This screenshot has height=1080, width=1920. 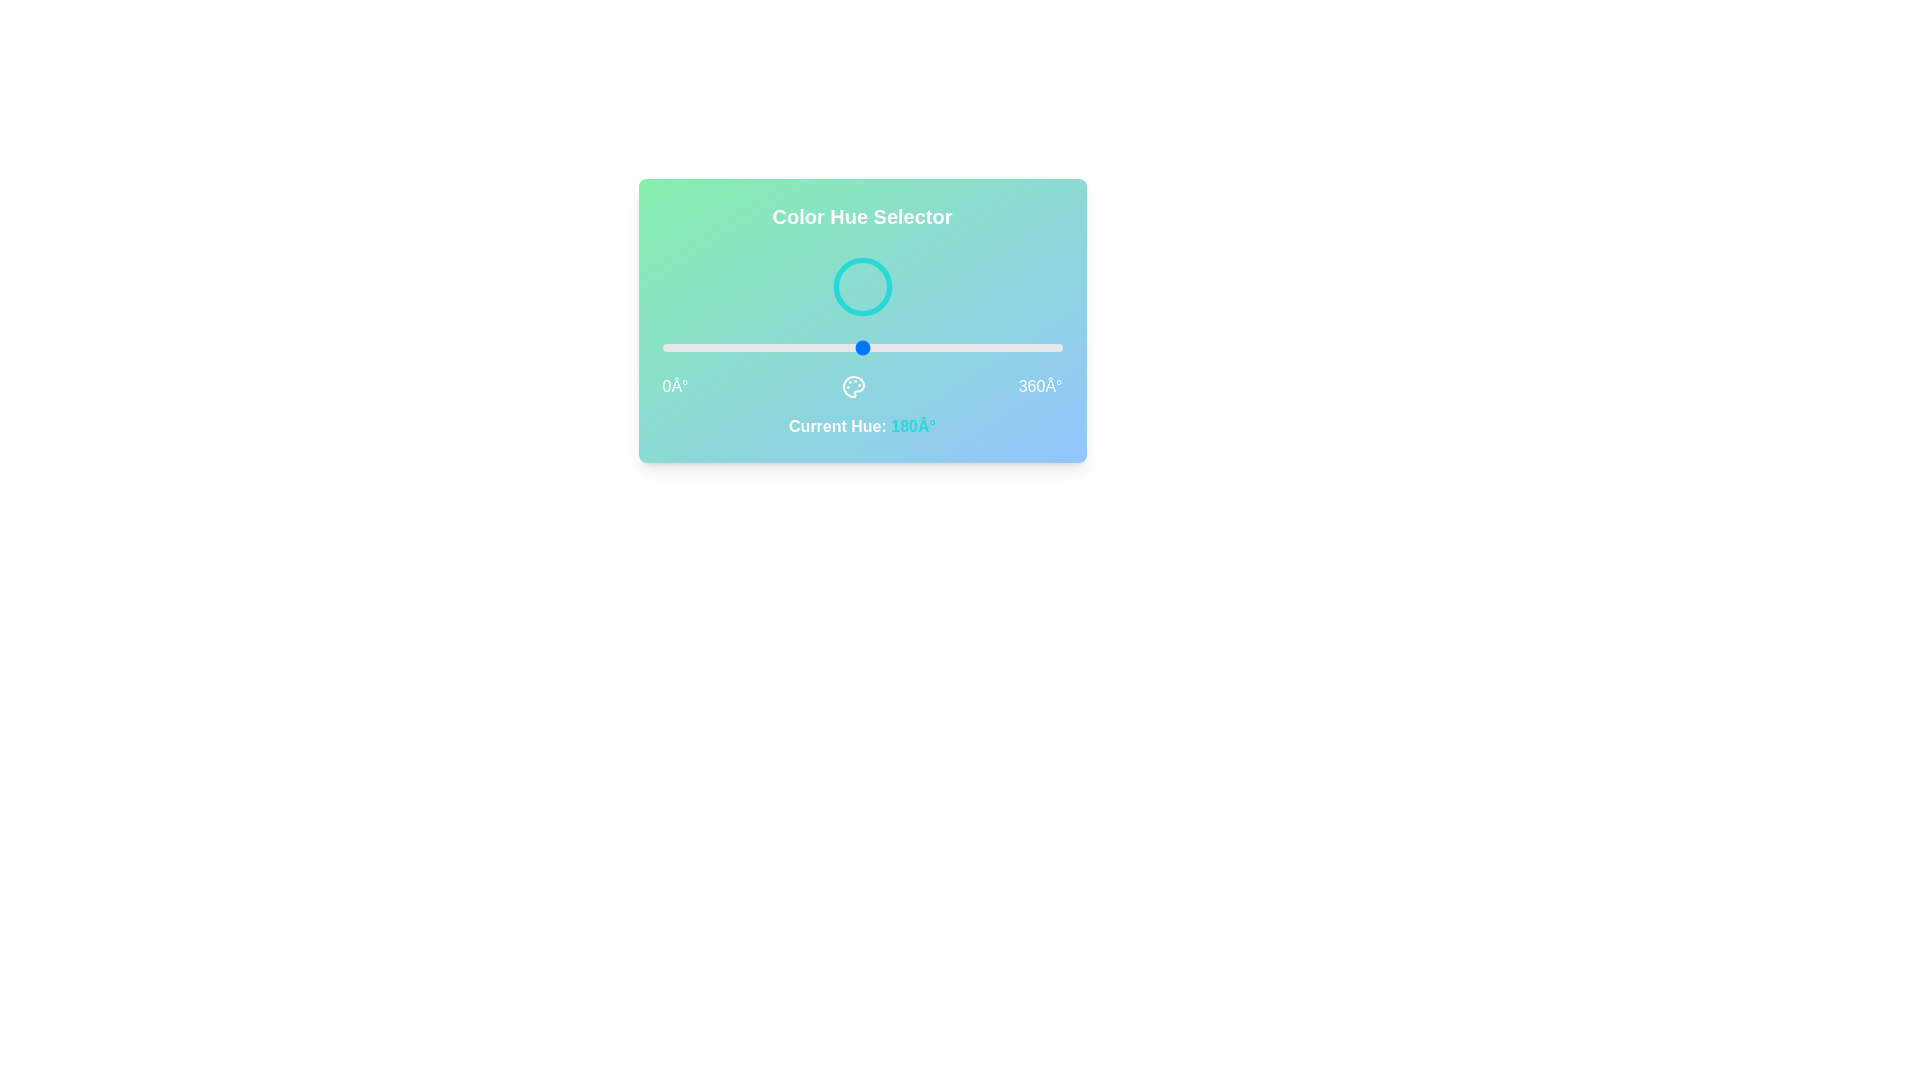 I want to click on the hue to 113° by dragging the slider, so click(x=786, y=346).